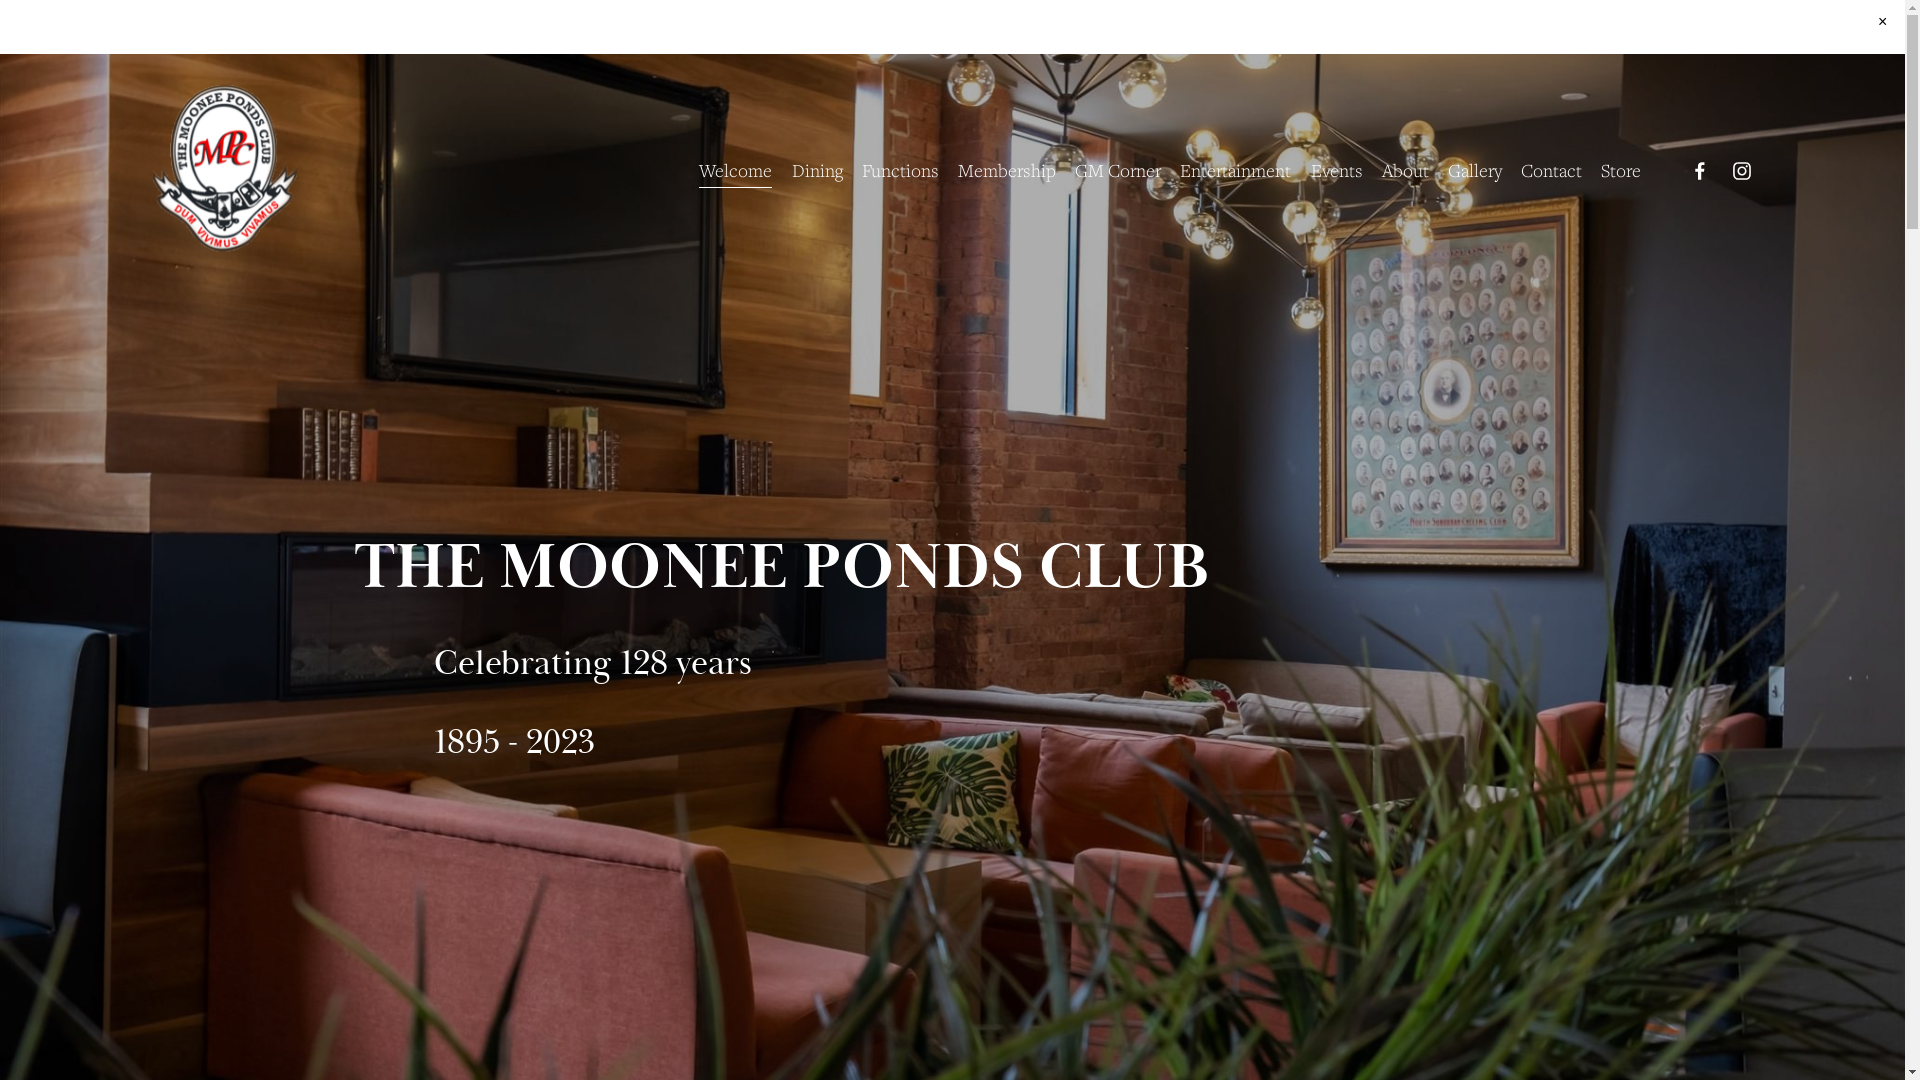 The image size is (1920, 1080). Describe the element at coordinates (1404, 169) in the screenshot. I see `'About'` at that location.